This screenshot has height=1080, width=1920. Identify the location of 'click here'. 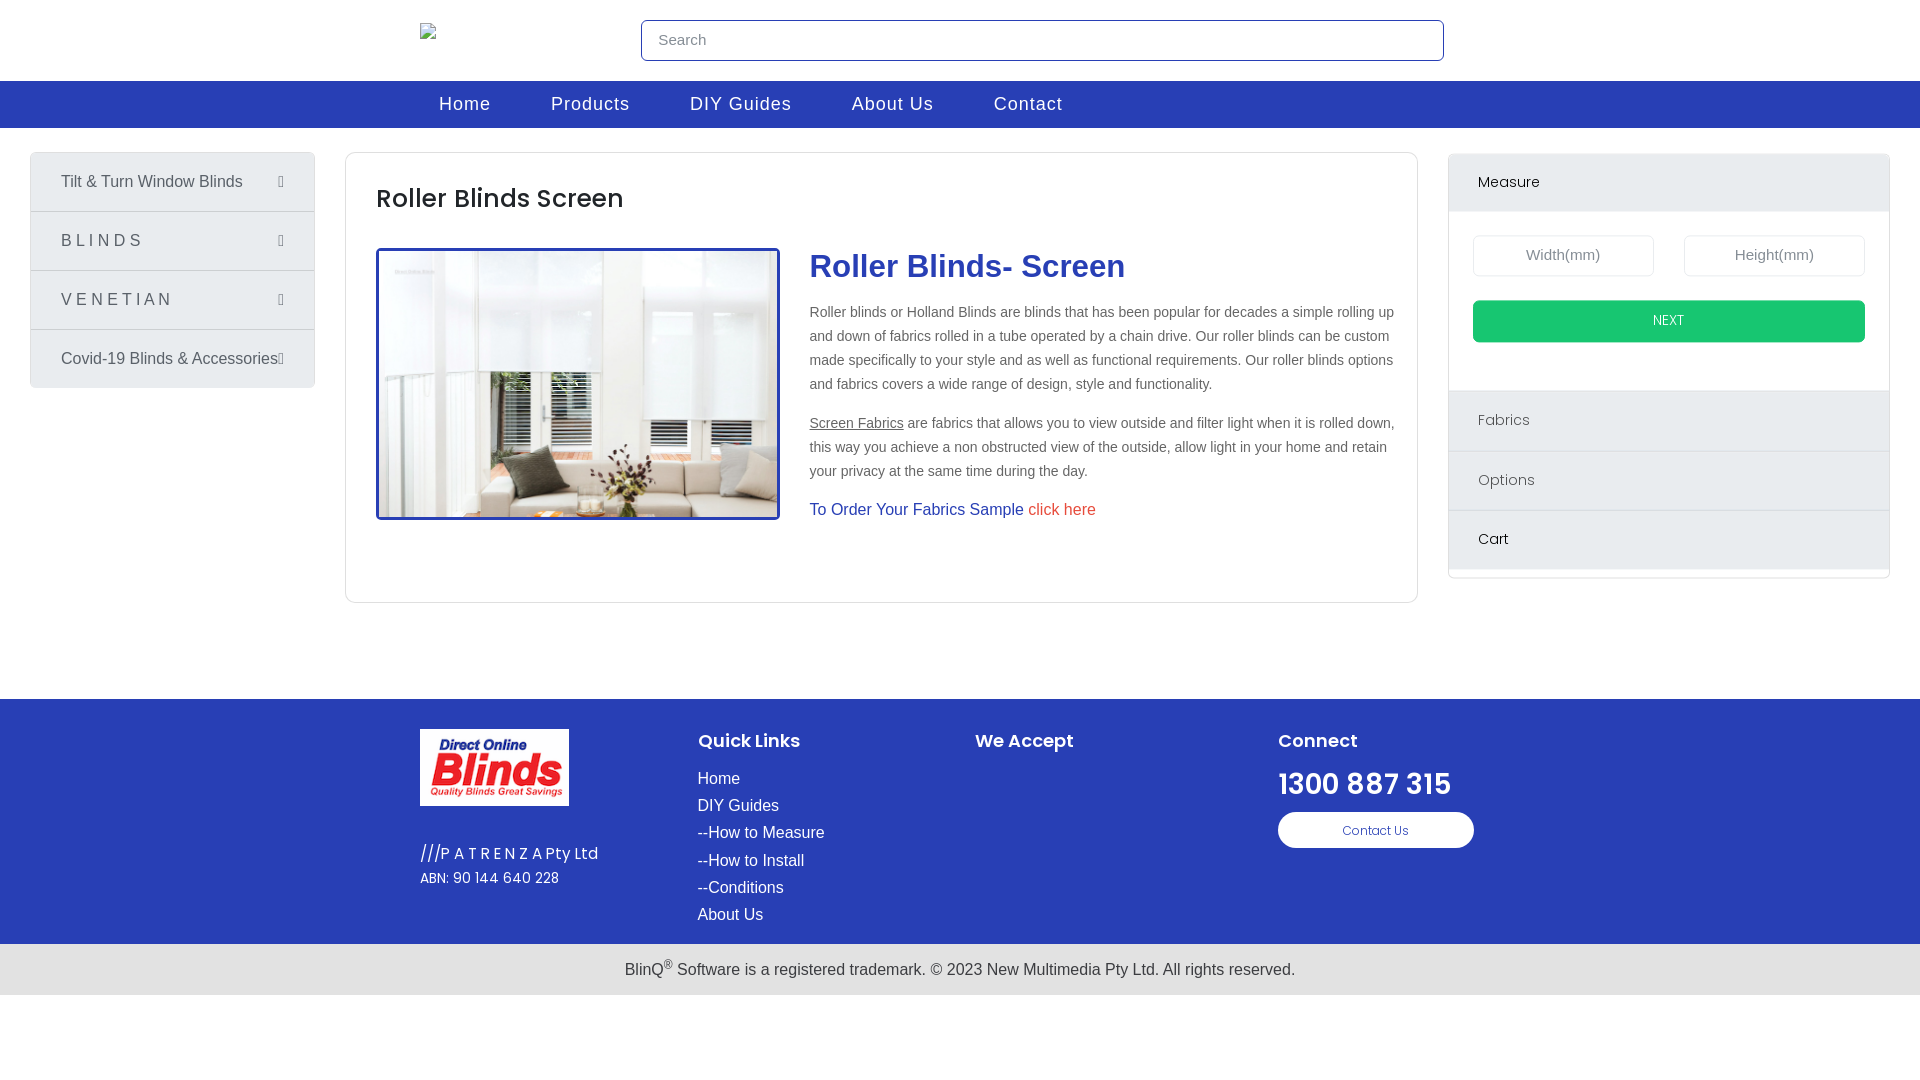
(1060, 508).